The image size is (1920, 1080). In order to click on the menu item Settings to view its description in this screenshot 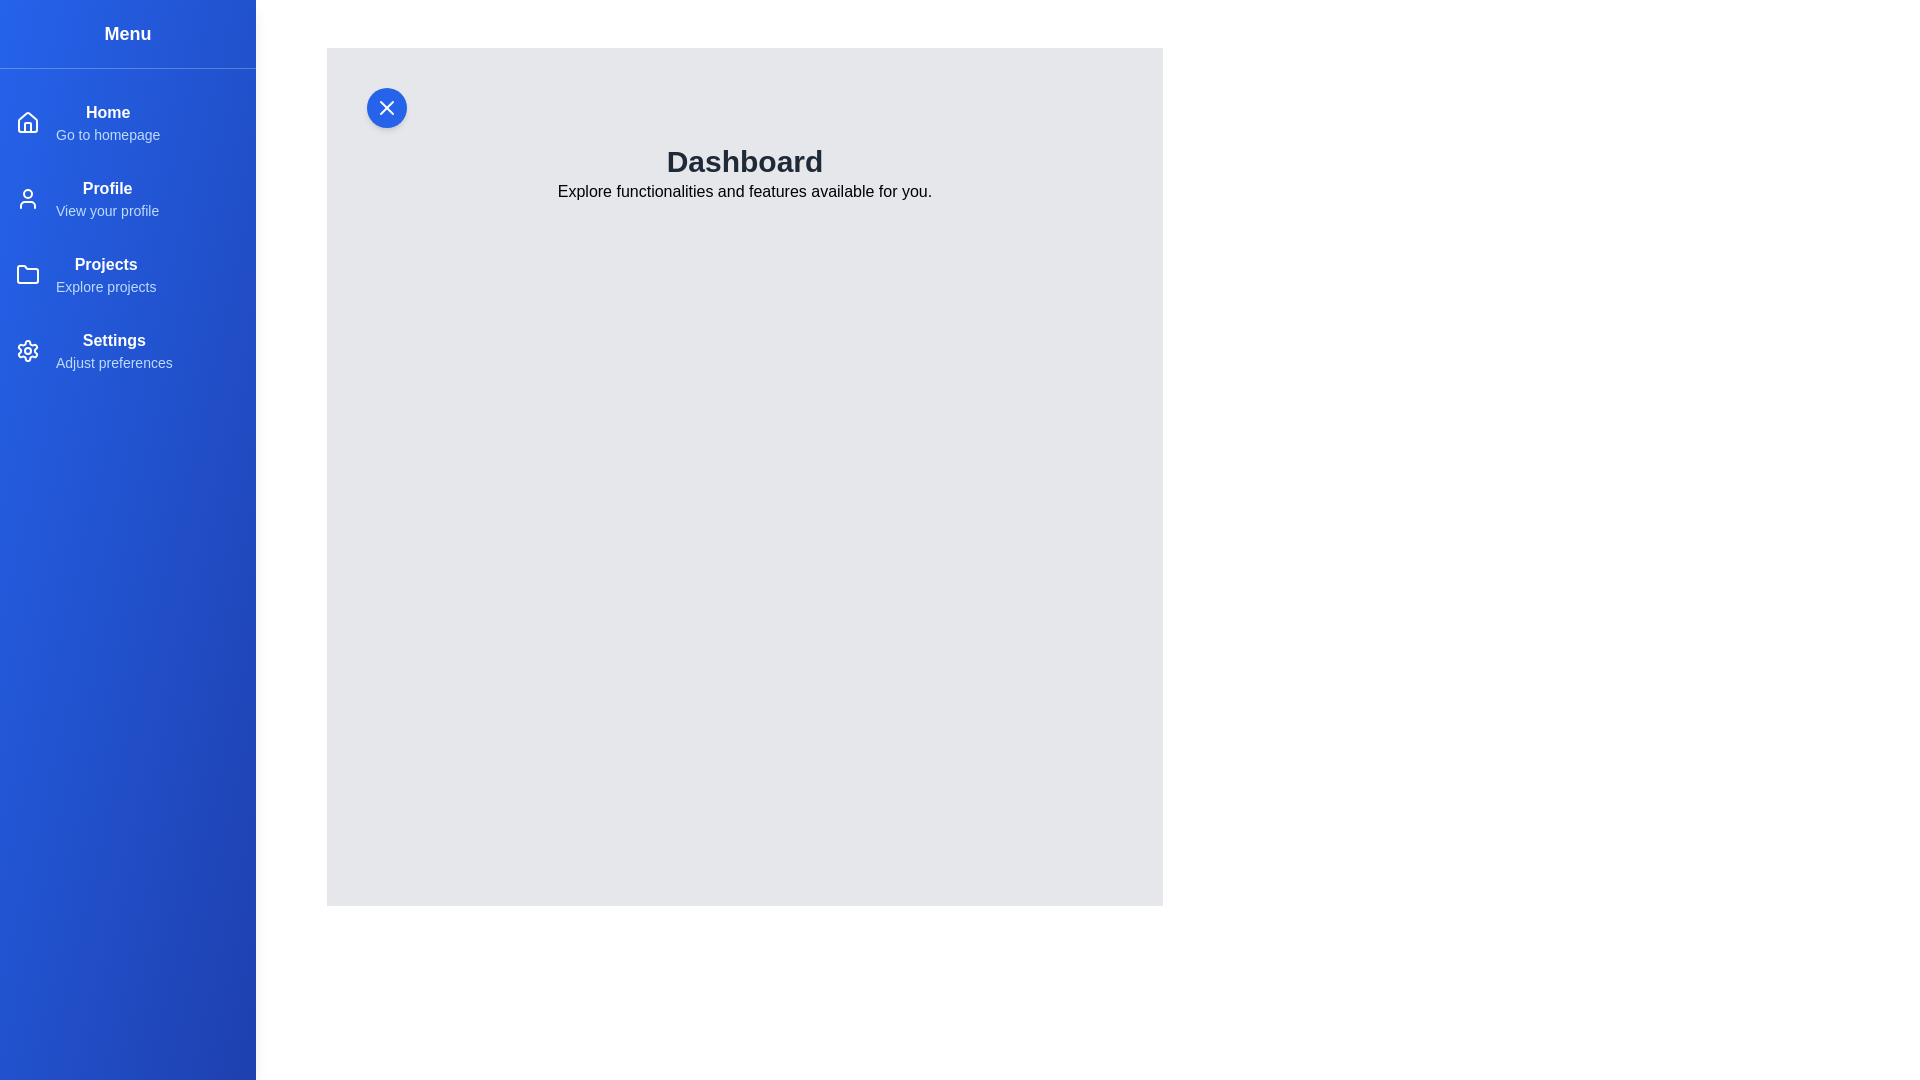, I will do `click(127, 350)`.